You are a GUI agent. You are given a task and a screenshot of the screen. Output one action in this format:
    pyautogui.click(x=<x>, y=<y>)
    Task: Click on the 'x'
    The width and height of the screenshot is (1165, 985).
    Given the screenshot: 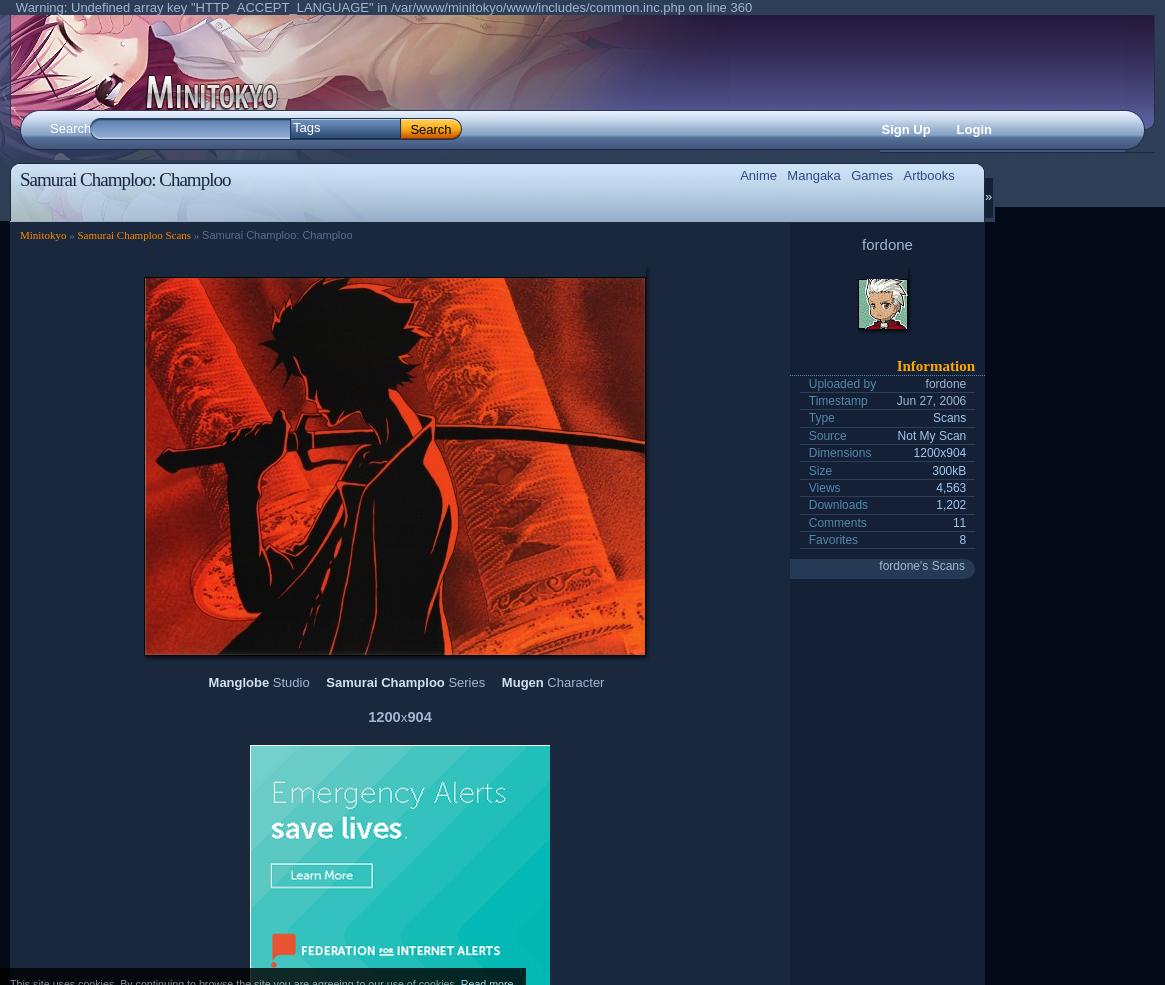 What is the action you would take?
    pyautogui.click(x=402, y=717)
    